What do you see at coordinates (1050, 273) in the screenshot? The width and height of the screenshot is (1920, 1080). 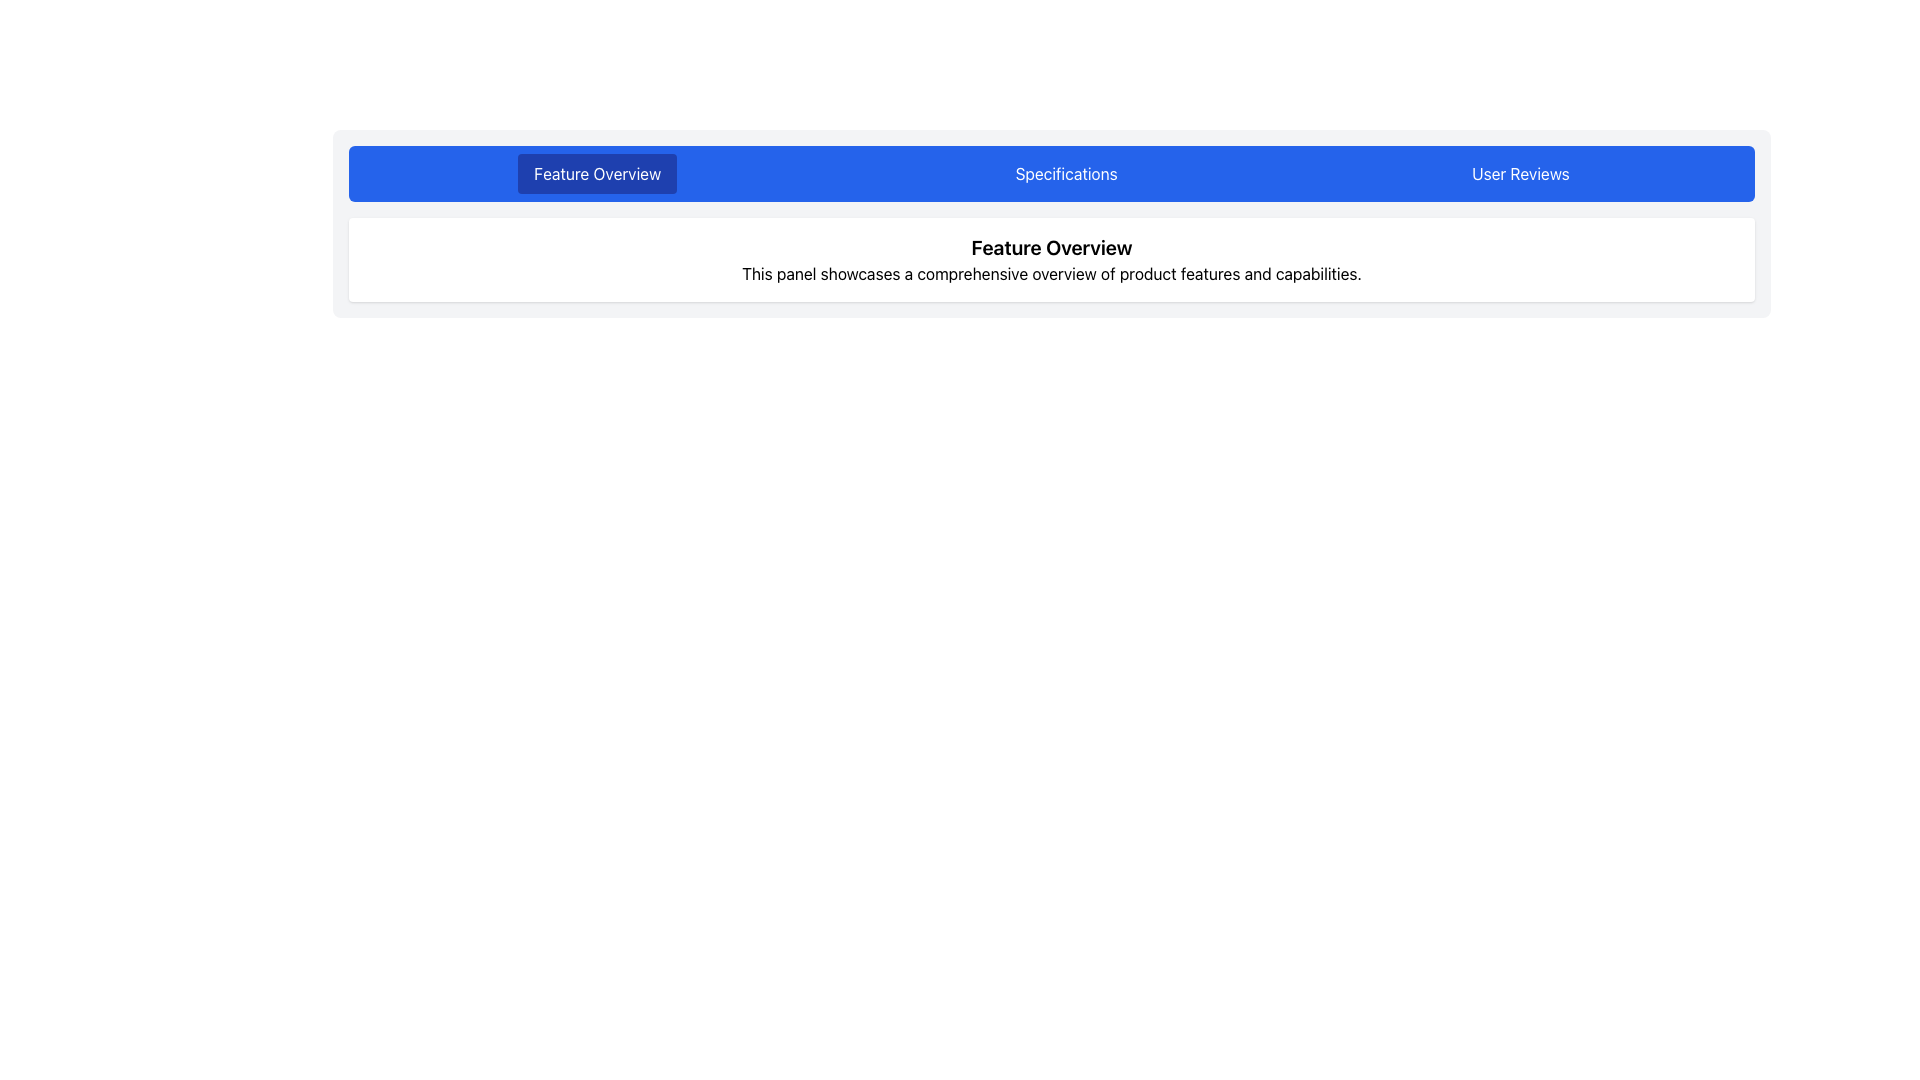 I see `text label that states 'This panel showcases a comprehensive overview of product features and capabilities.' located below the title 'Feature Overview'` at bounding box center [1050, 273].